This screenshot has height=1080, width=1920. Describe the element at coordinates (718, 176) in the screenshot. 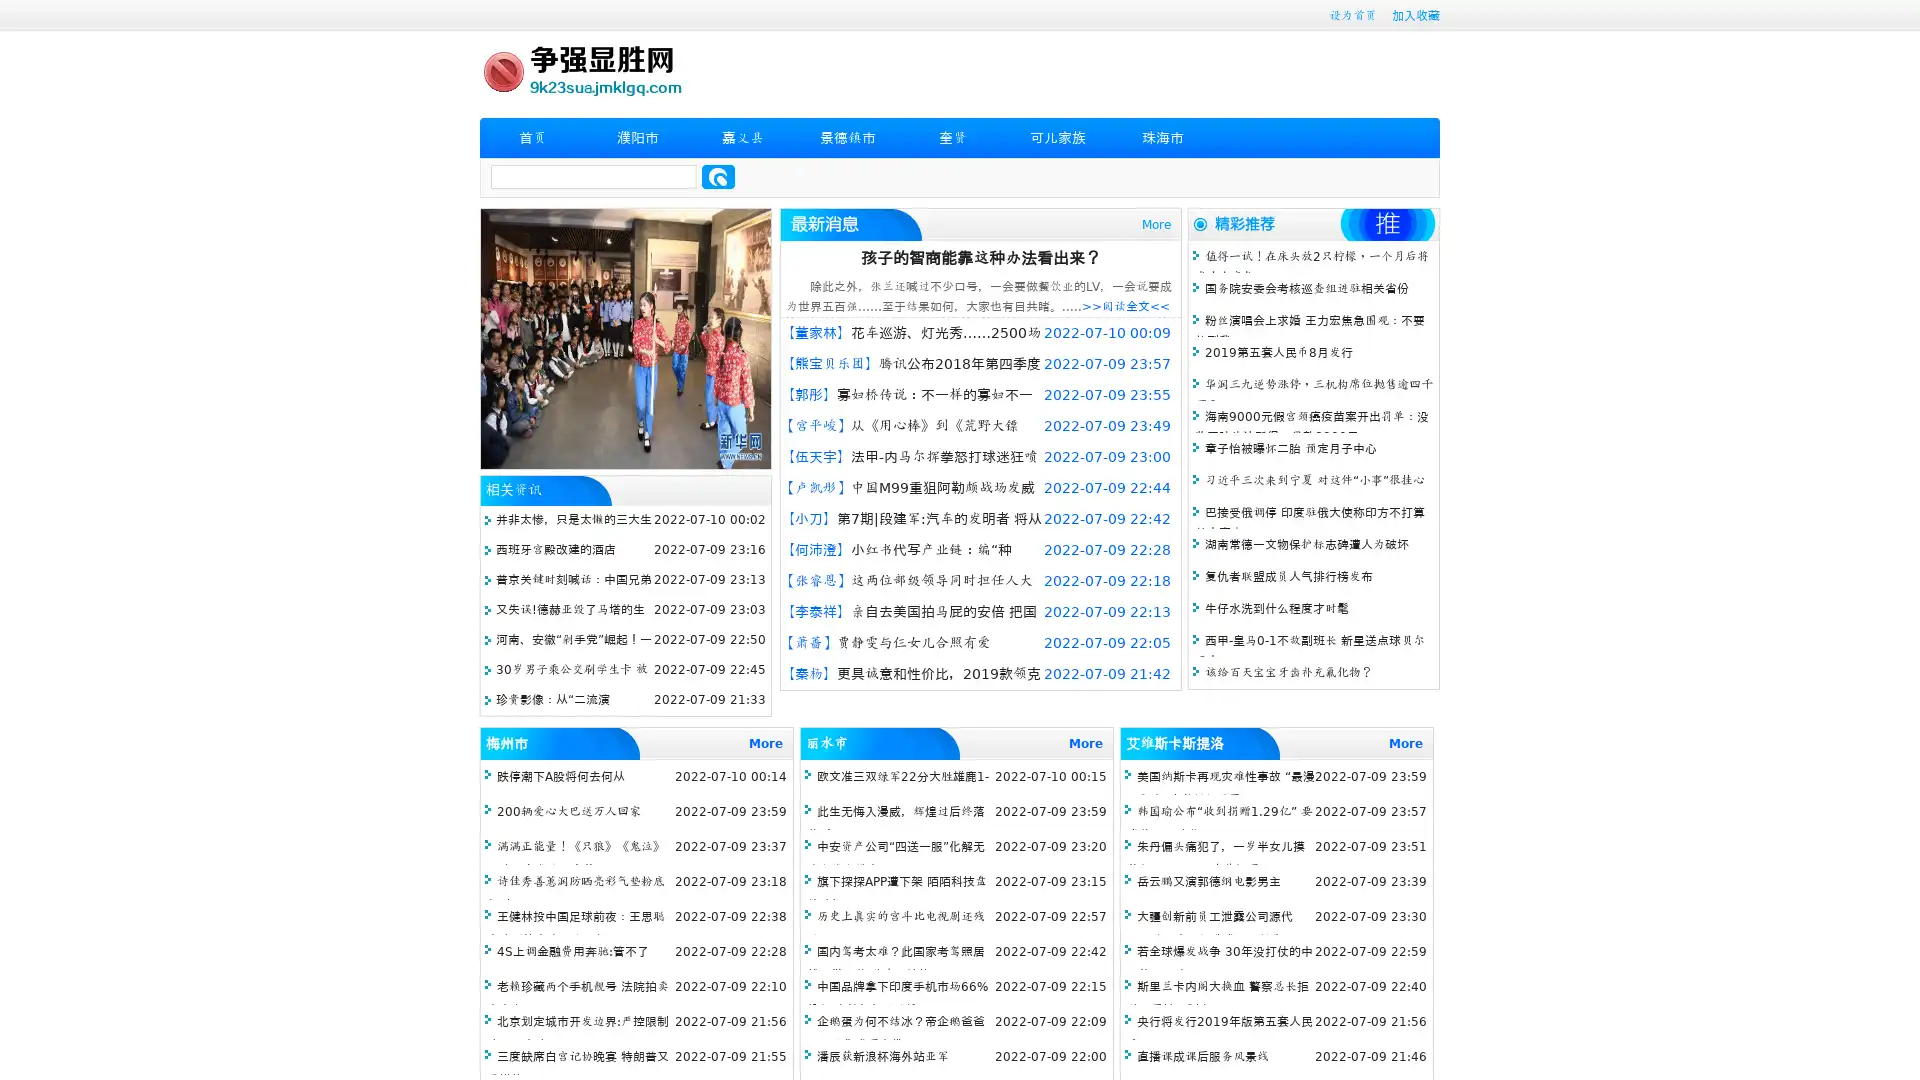

I see `Search` at that location.